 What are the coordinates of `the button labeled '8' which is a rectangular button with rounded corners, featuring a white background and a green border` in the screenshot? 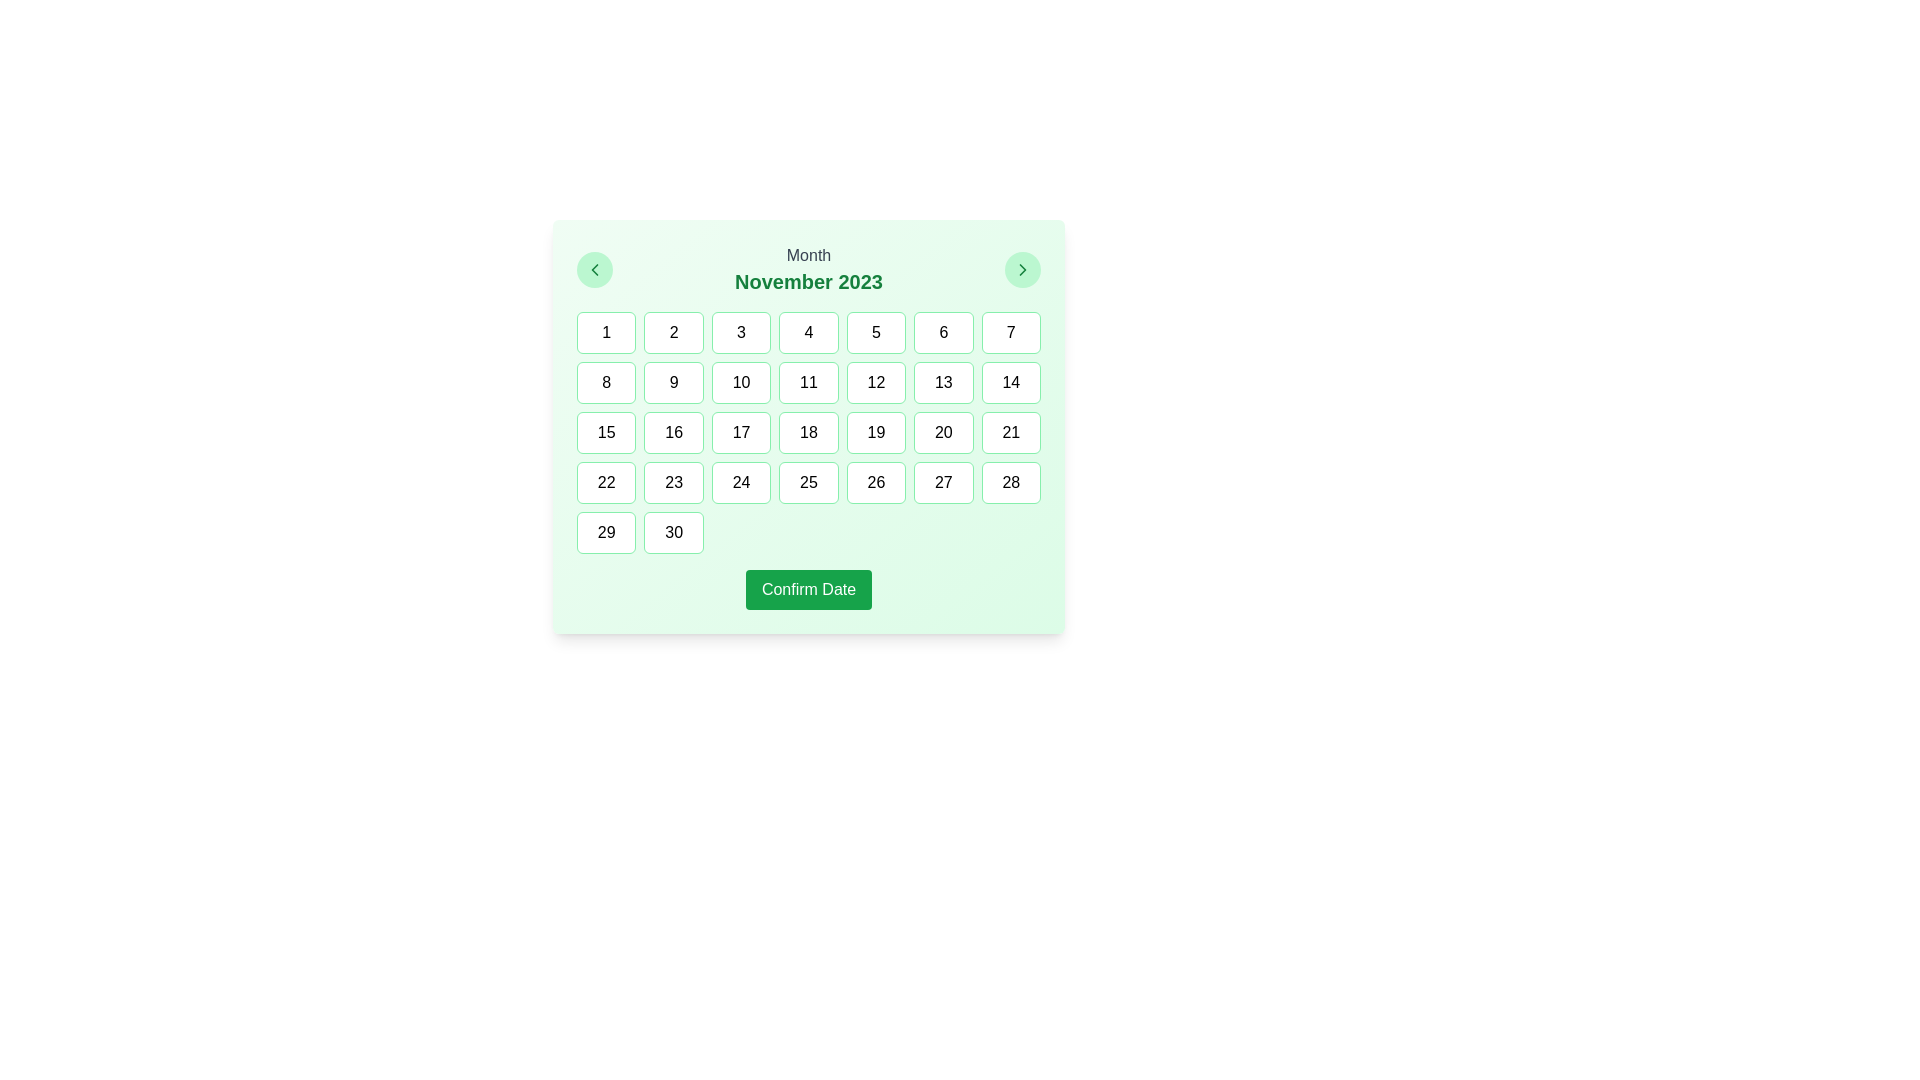 It's located at (605, 382).